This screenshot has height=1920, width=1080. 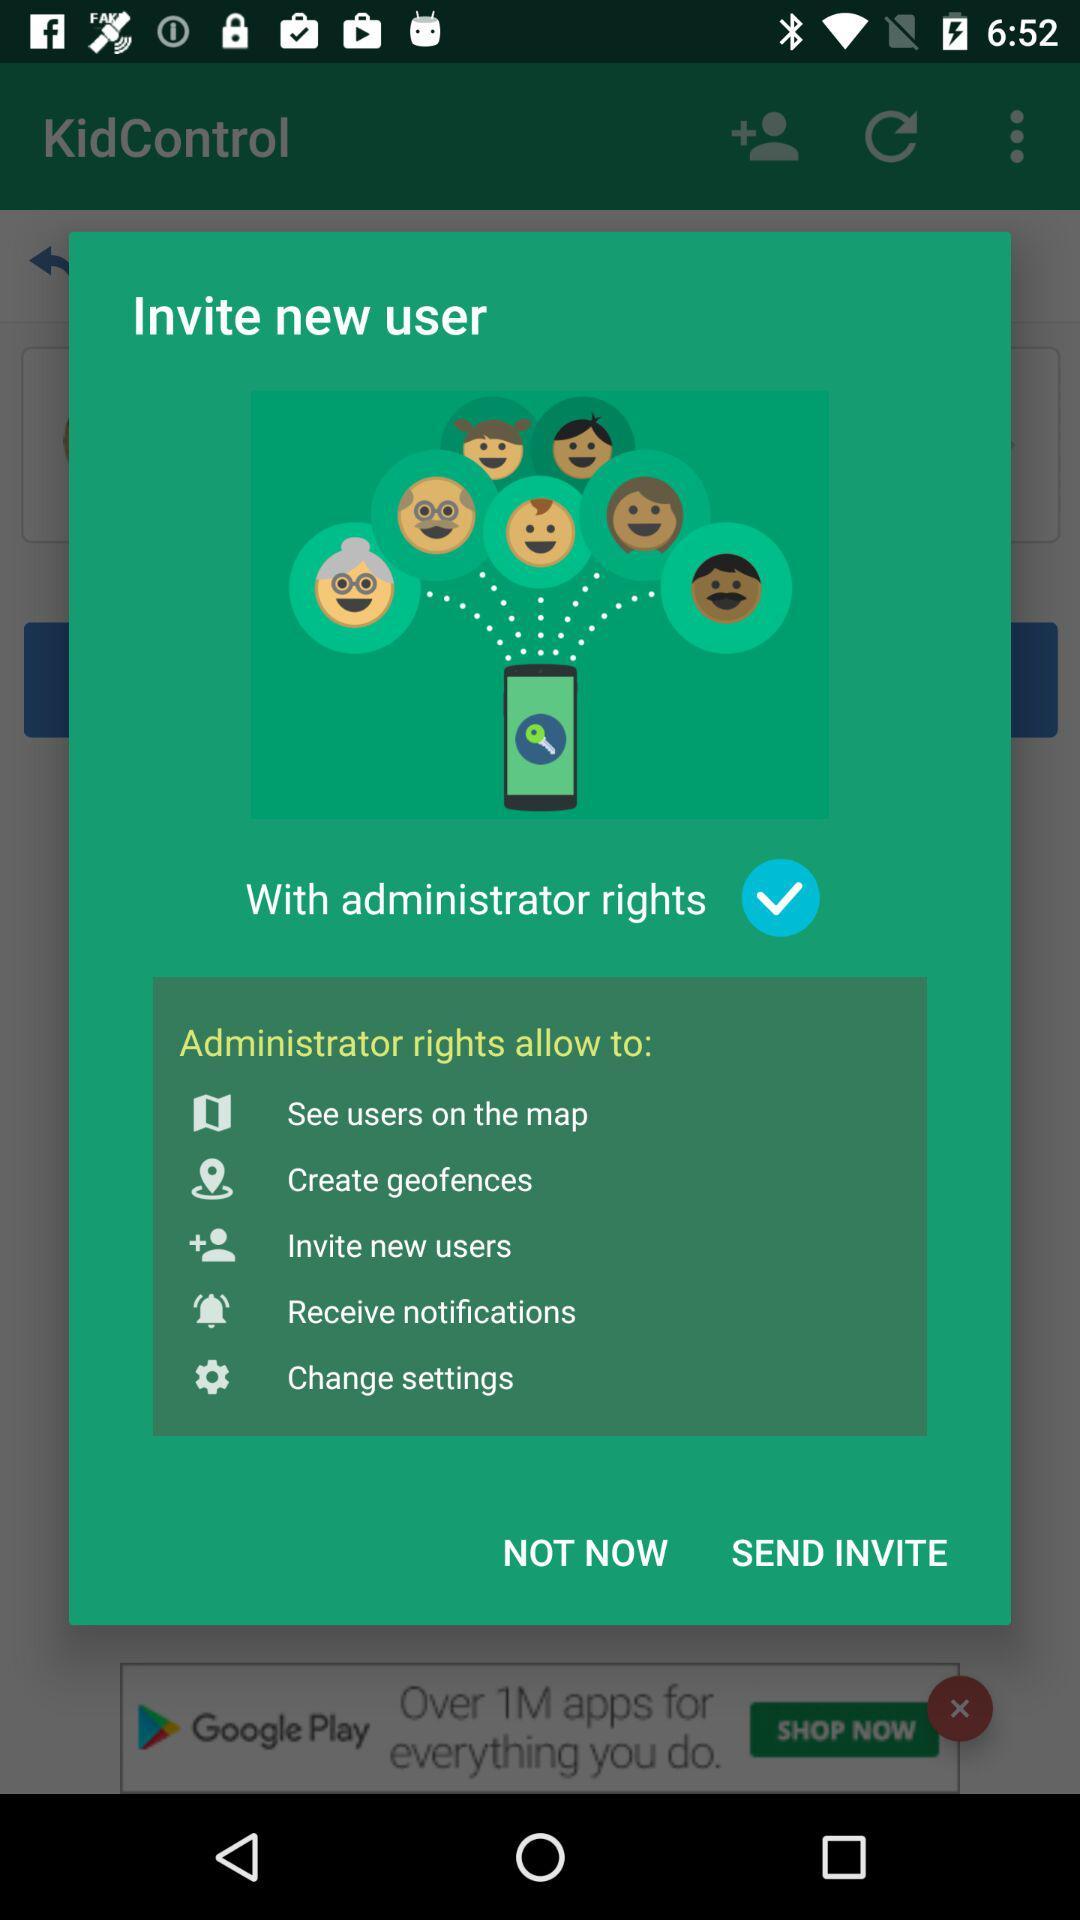 I want to click on not now icon, so click(x=585, y=1550).